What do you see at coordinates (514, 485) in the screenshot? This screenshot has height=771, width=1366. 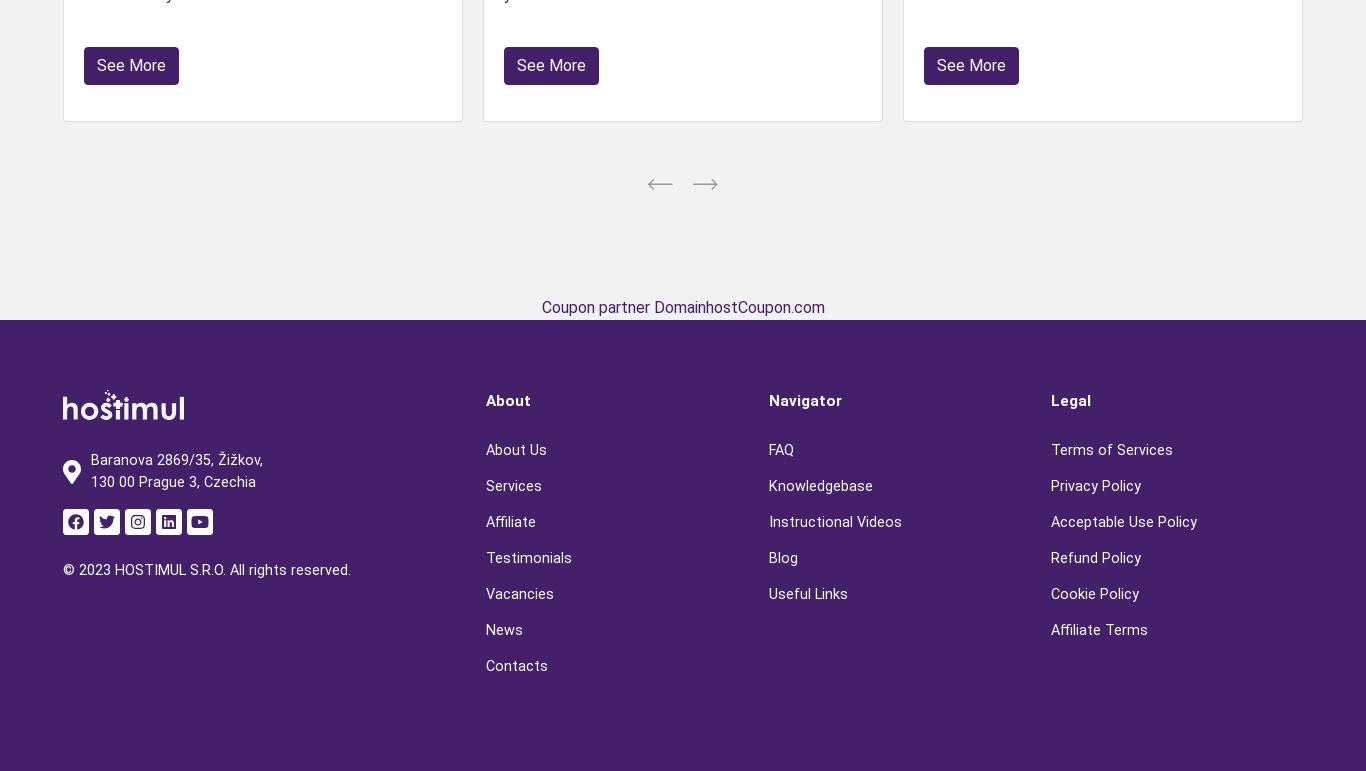 I see `'Services'` at bounding box center [514, 485].